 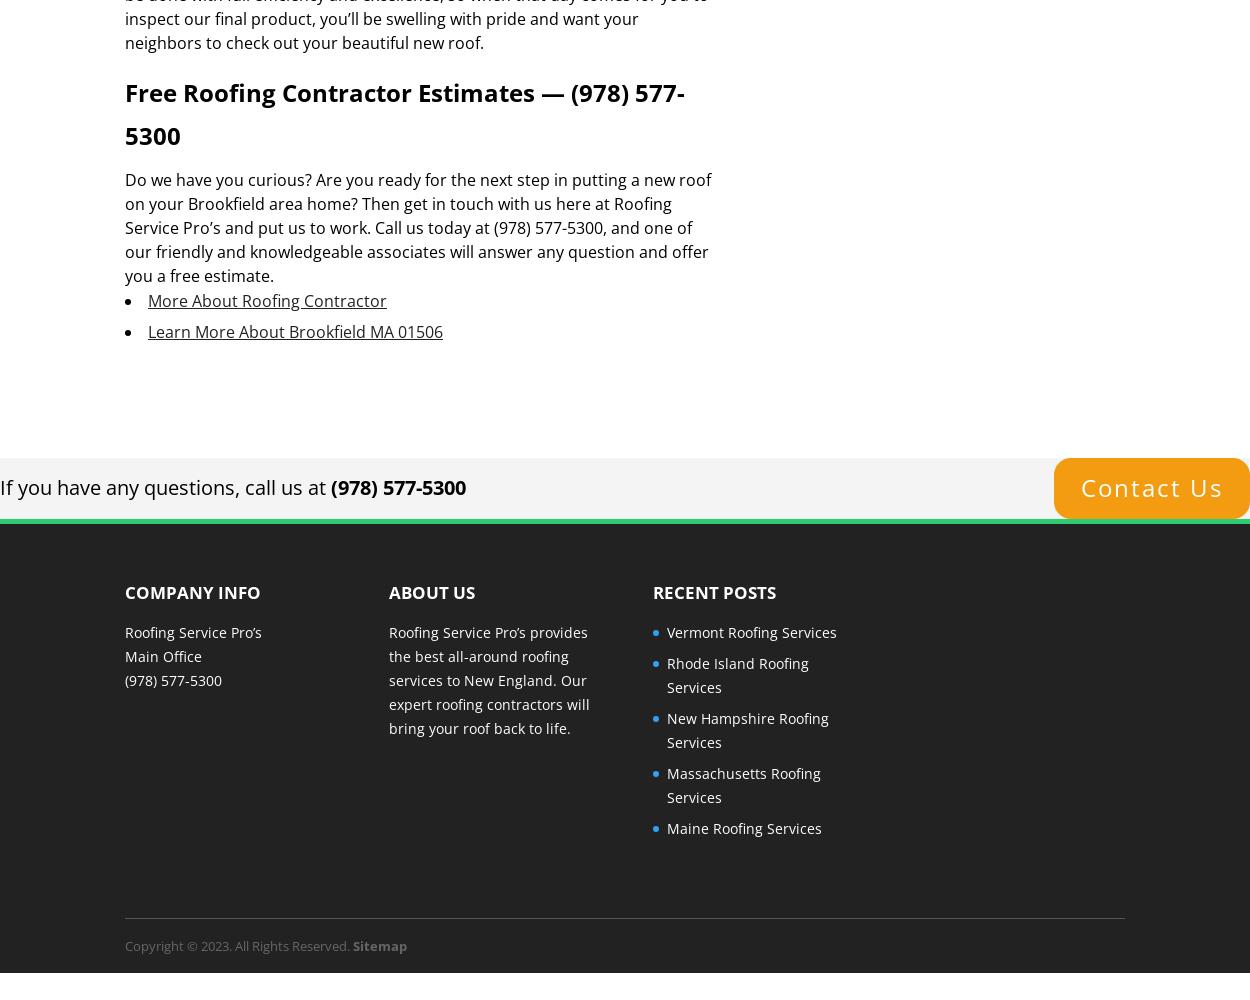 What do you see at coordinates (163, 655) in the screenshot?
I see `'Main Office'` at bounding box center [163, 655].